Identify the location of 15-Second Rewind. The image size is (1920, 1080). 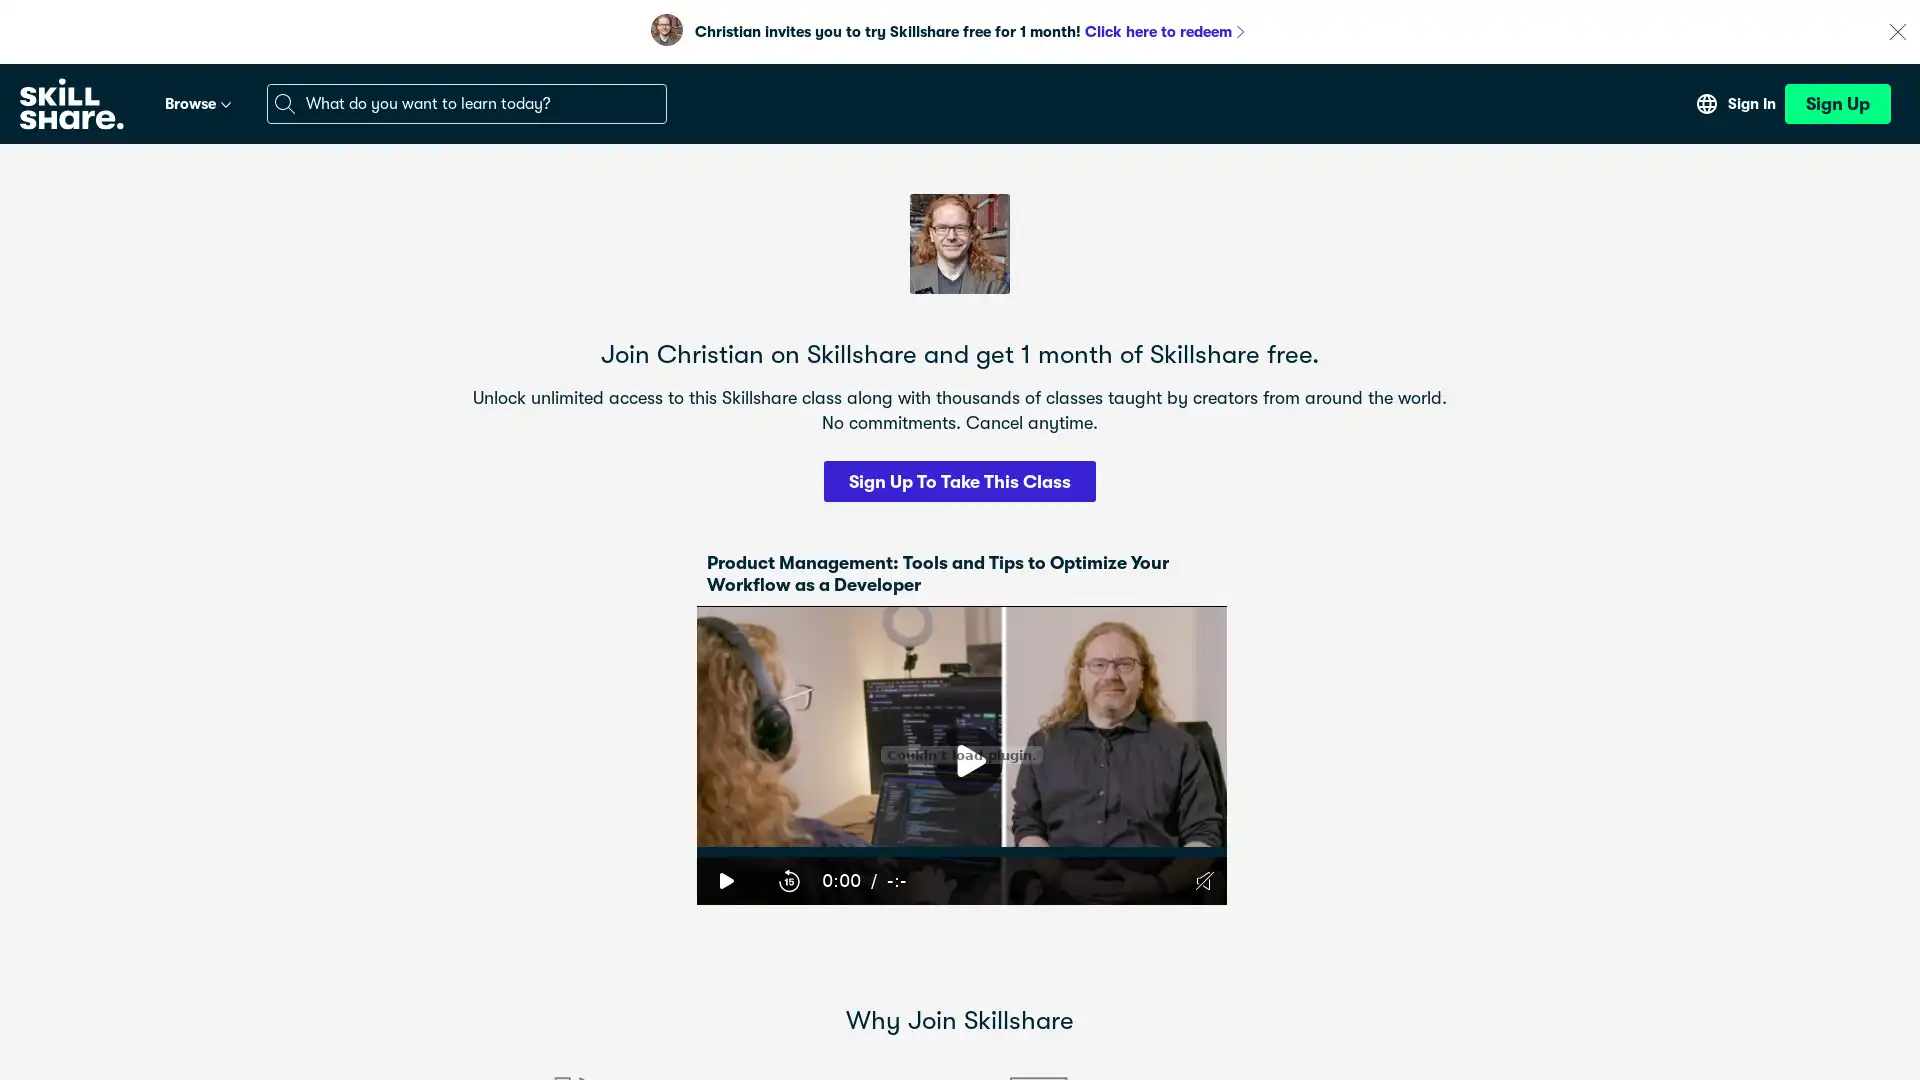
(788, 878).